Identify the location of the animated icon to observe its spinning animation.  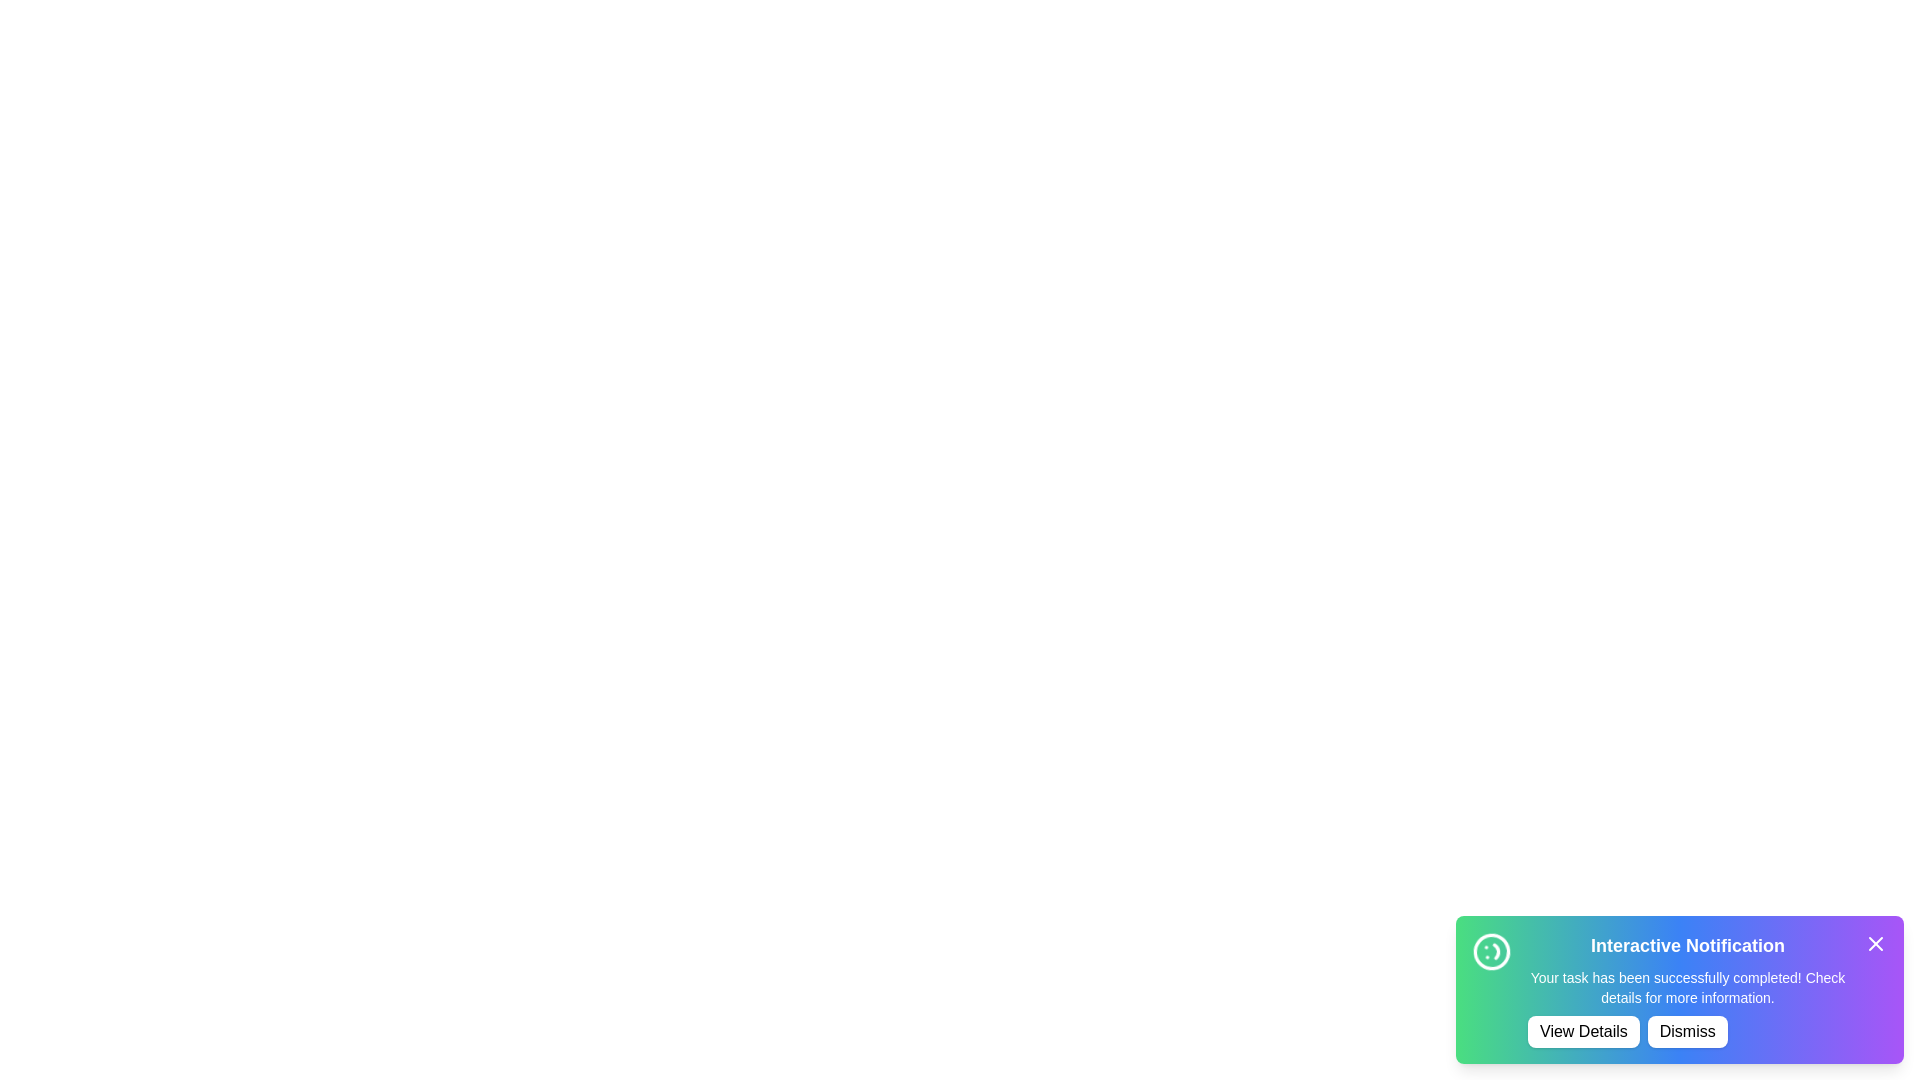
(1492, 951).